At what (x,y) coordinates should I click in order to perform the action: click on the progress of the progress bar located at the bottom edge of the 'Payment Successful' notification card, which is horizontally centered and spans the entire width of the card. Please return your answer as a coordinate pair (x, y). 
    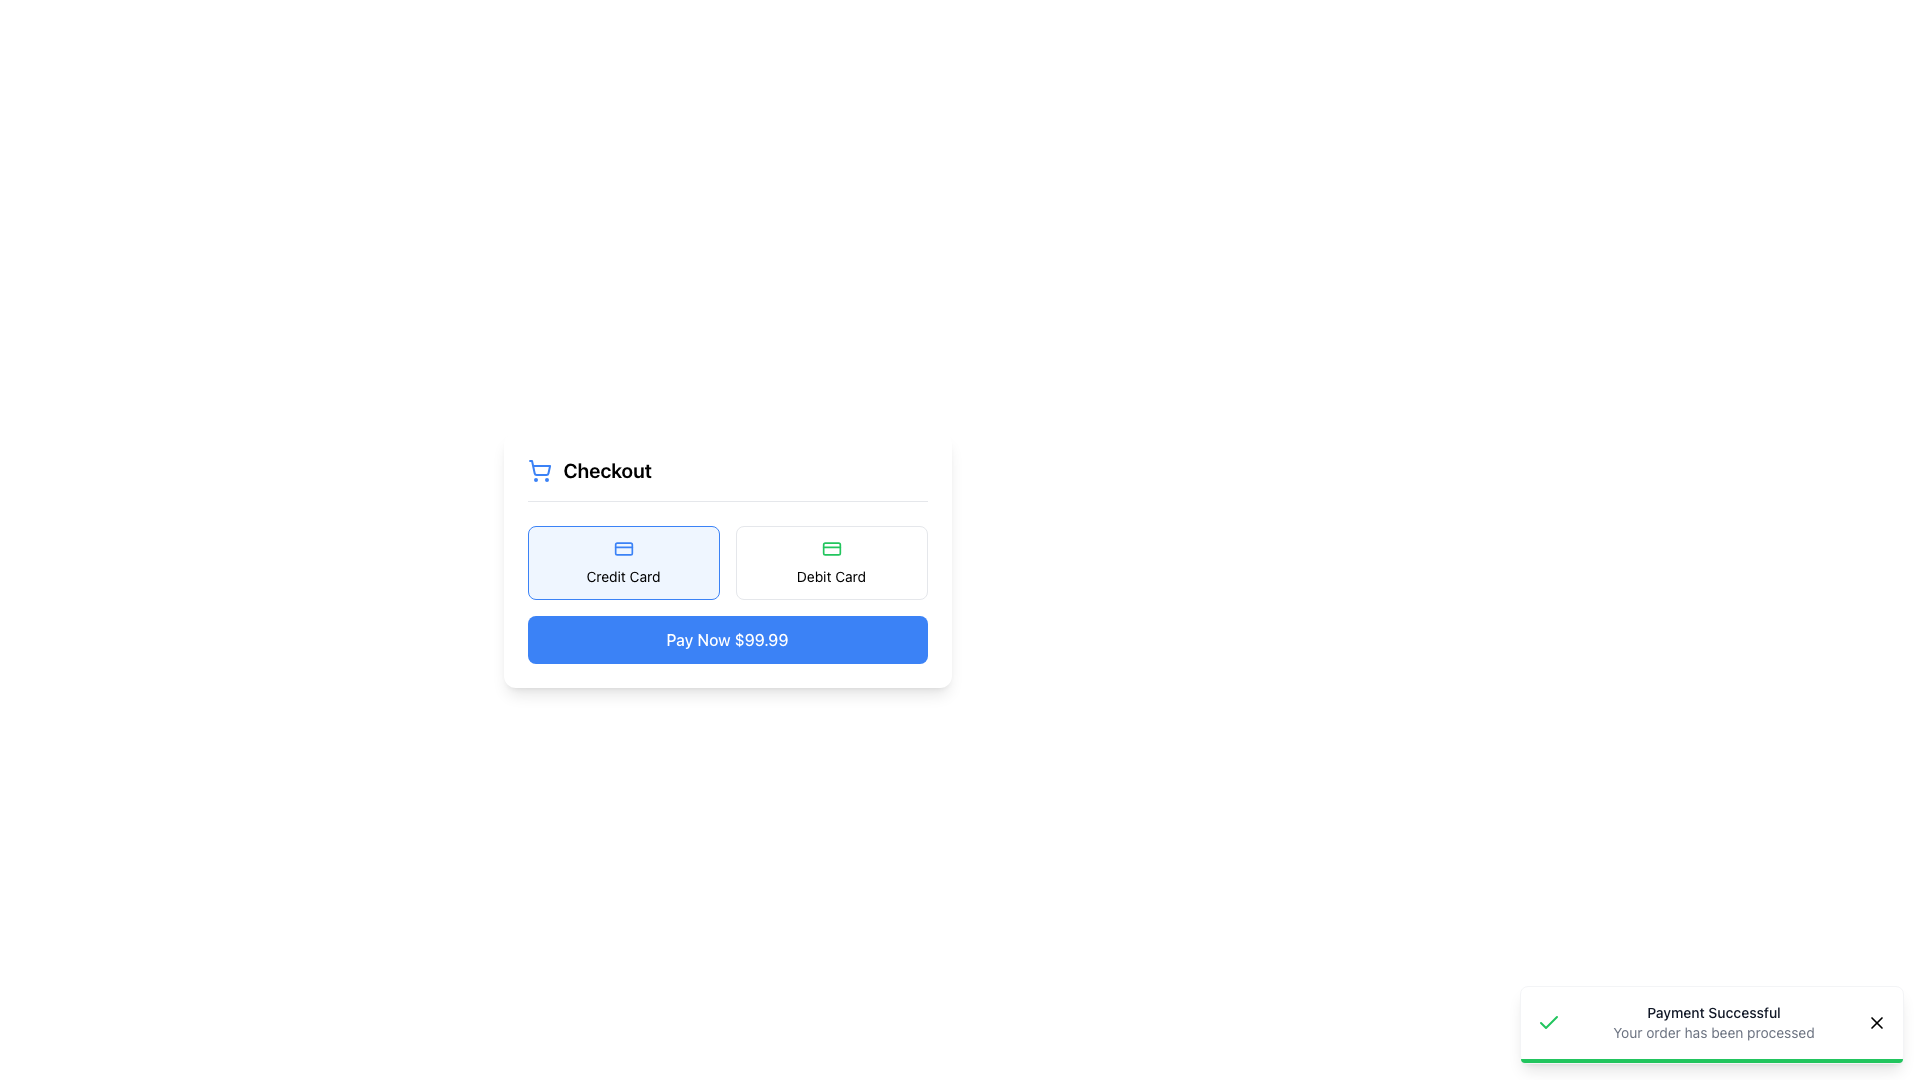
    Looking at the image, I should click on (1711, 1059).